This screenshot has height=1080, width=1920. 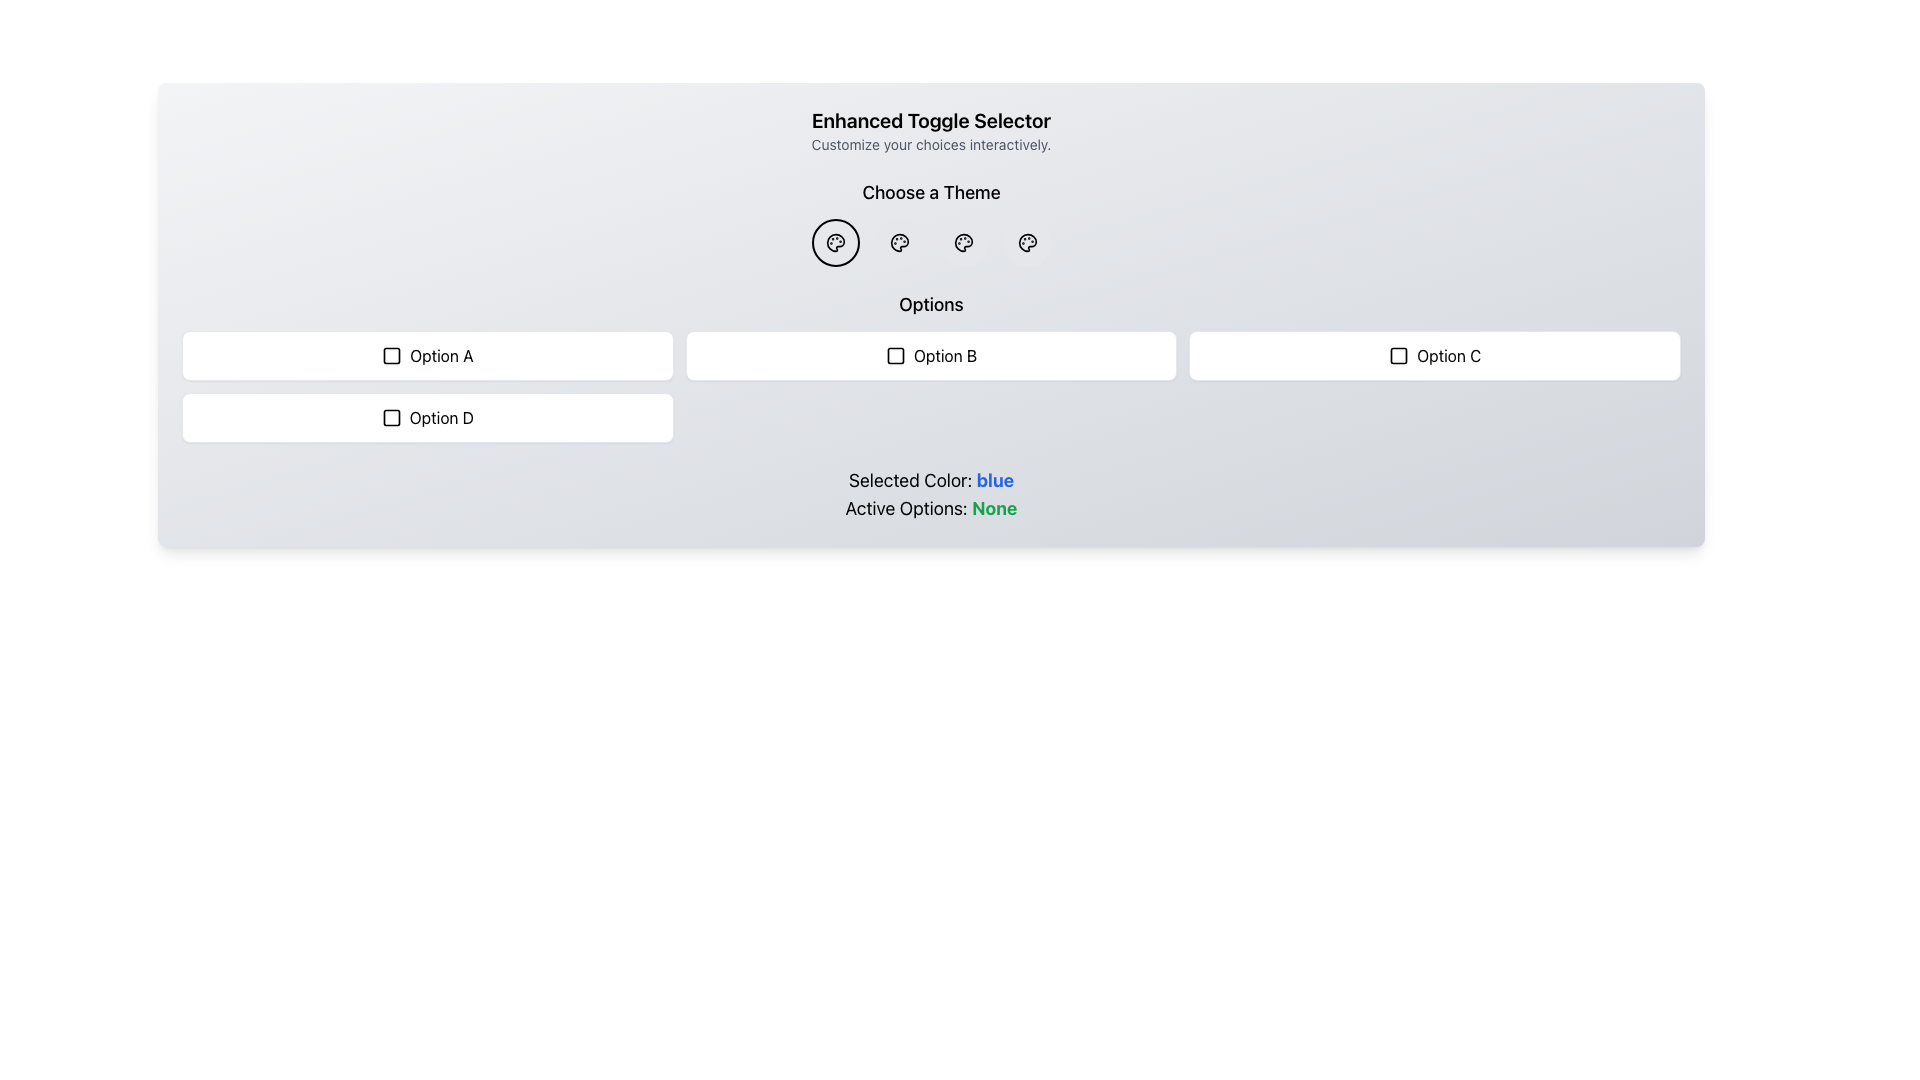 I want to click on the central graphical icon in the 'Choose a Theme' section, so click(x=835, y=242).